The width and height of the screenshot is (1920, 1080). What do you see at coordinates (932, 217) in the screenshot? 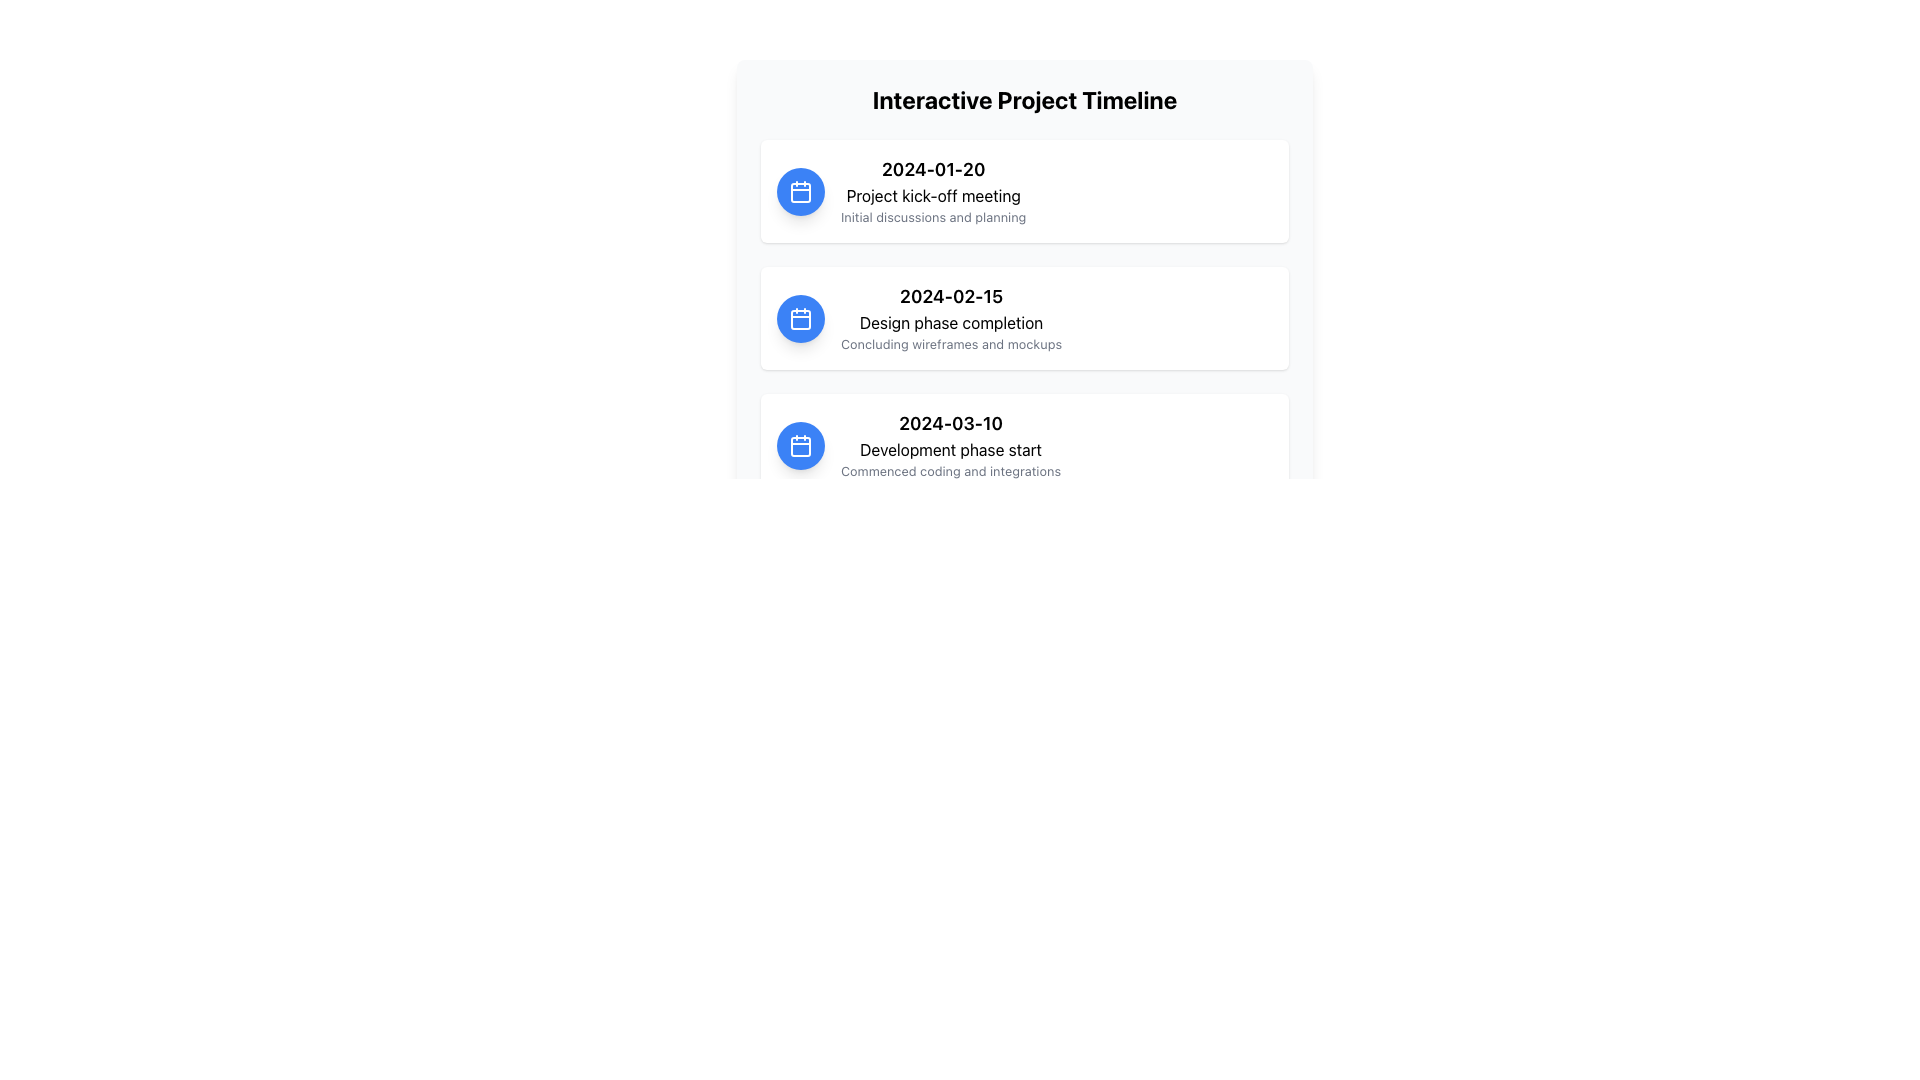
I see `description text located directly below the 'Project kick-off meeting' title in the first timeline event section` at bounding box center [932, 217].